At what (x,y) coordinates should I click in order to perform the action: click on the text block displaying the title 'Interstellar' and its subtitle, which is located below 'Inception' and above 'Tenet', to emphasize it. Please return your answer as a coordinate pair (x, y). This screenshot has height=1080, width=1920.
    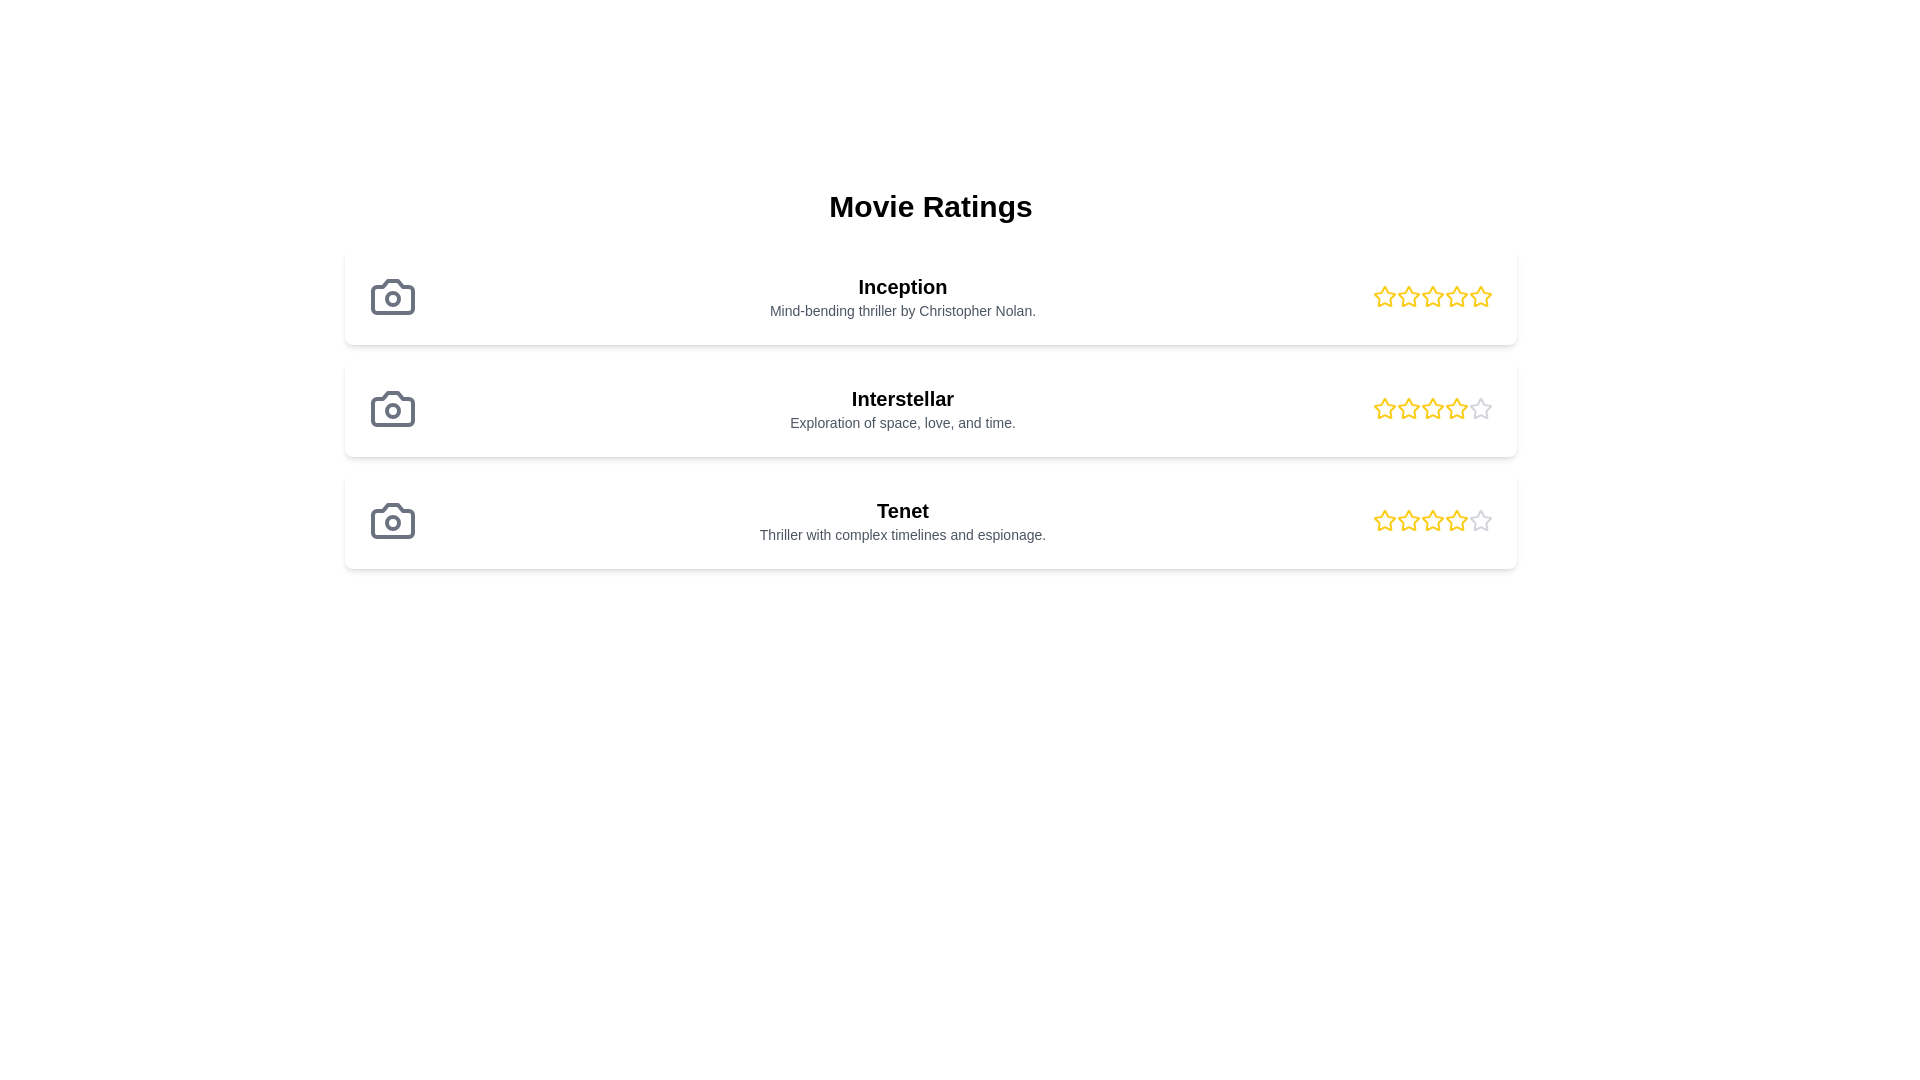
    Looking at the image, I should click on (901, 407).